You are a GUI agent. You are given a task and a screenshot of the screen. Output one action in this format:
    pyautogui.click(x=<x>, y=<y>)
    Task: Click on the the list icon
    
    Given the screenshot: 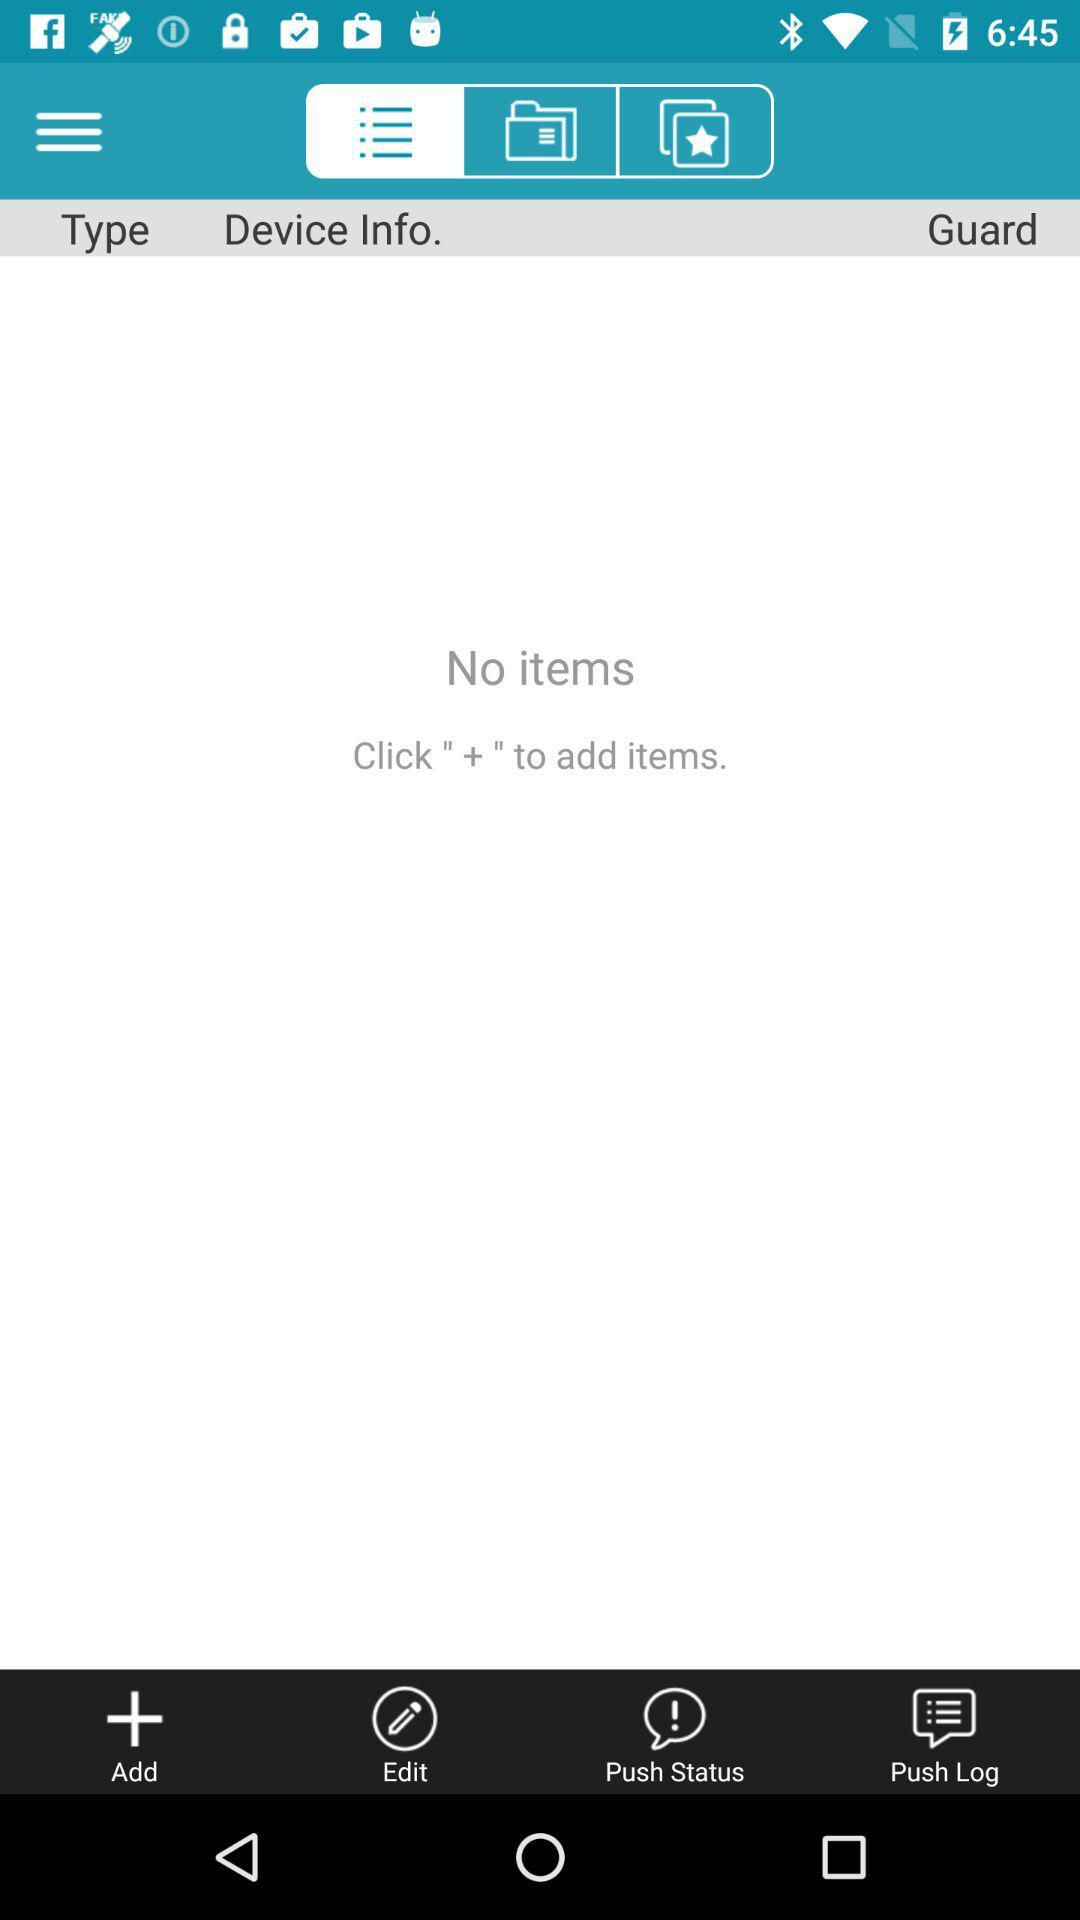 What is the action you would take?
    pyautogui.click(x=384, y=130)
    